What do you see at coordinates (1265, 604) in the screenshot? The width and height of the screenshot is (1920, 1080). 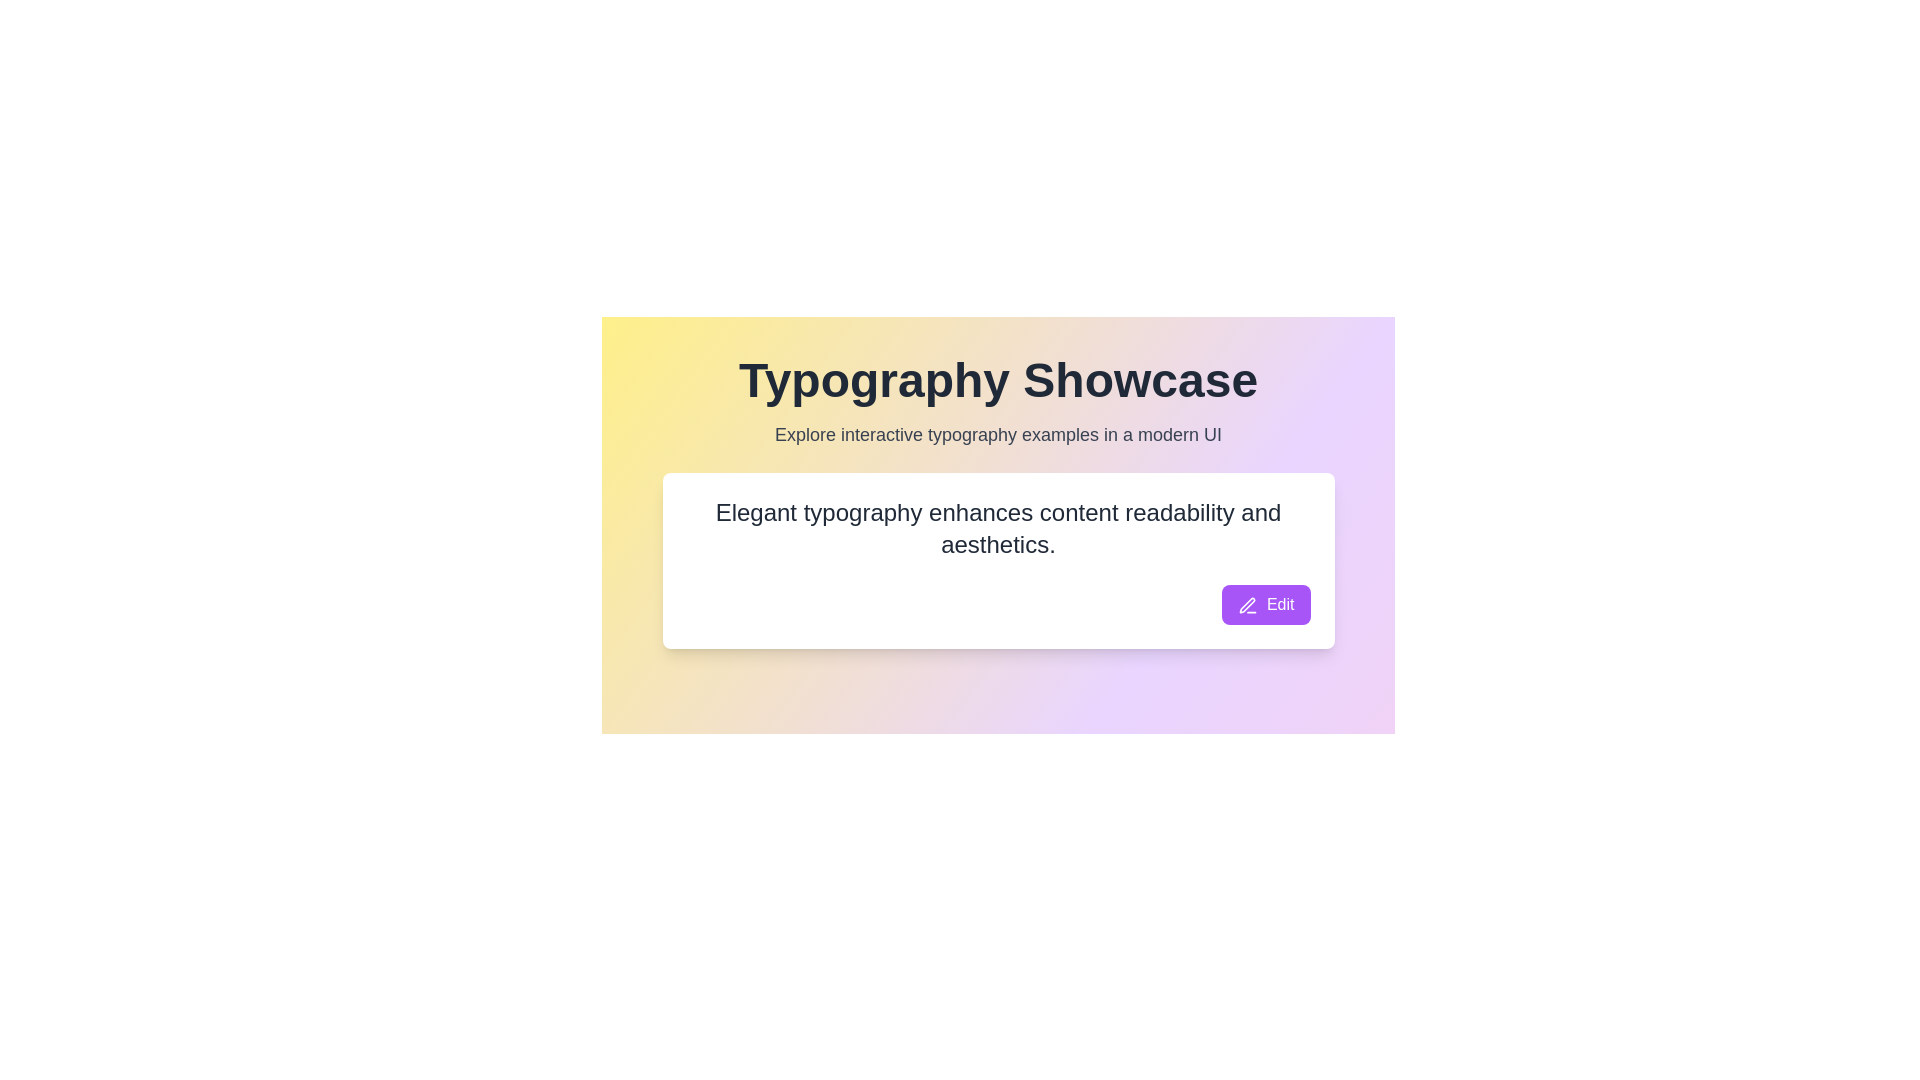 I see `the edit button located at the bottom-right corner of the text card` at bounding box center [1265, 604].